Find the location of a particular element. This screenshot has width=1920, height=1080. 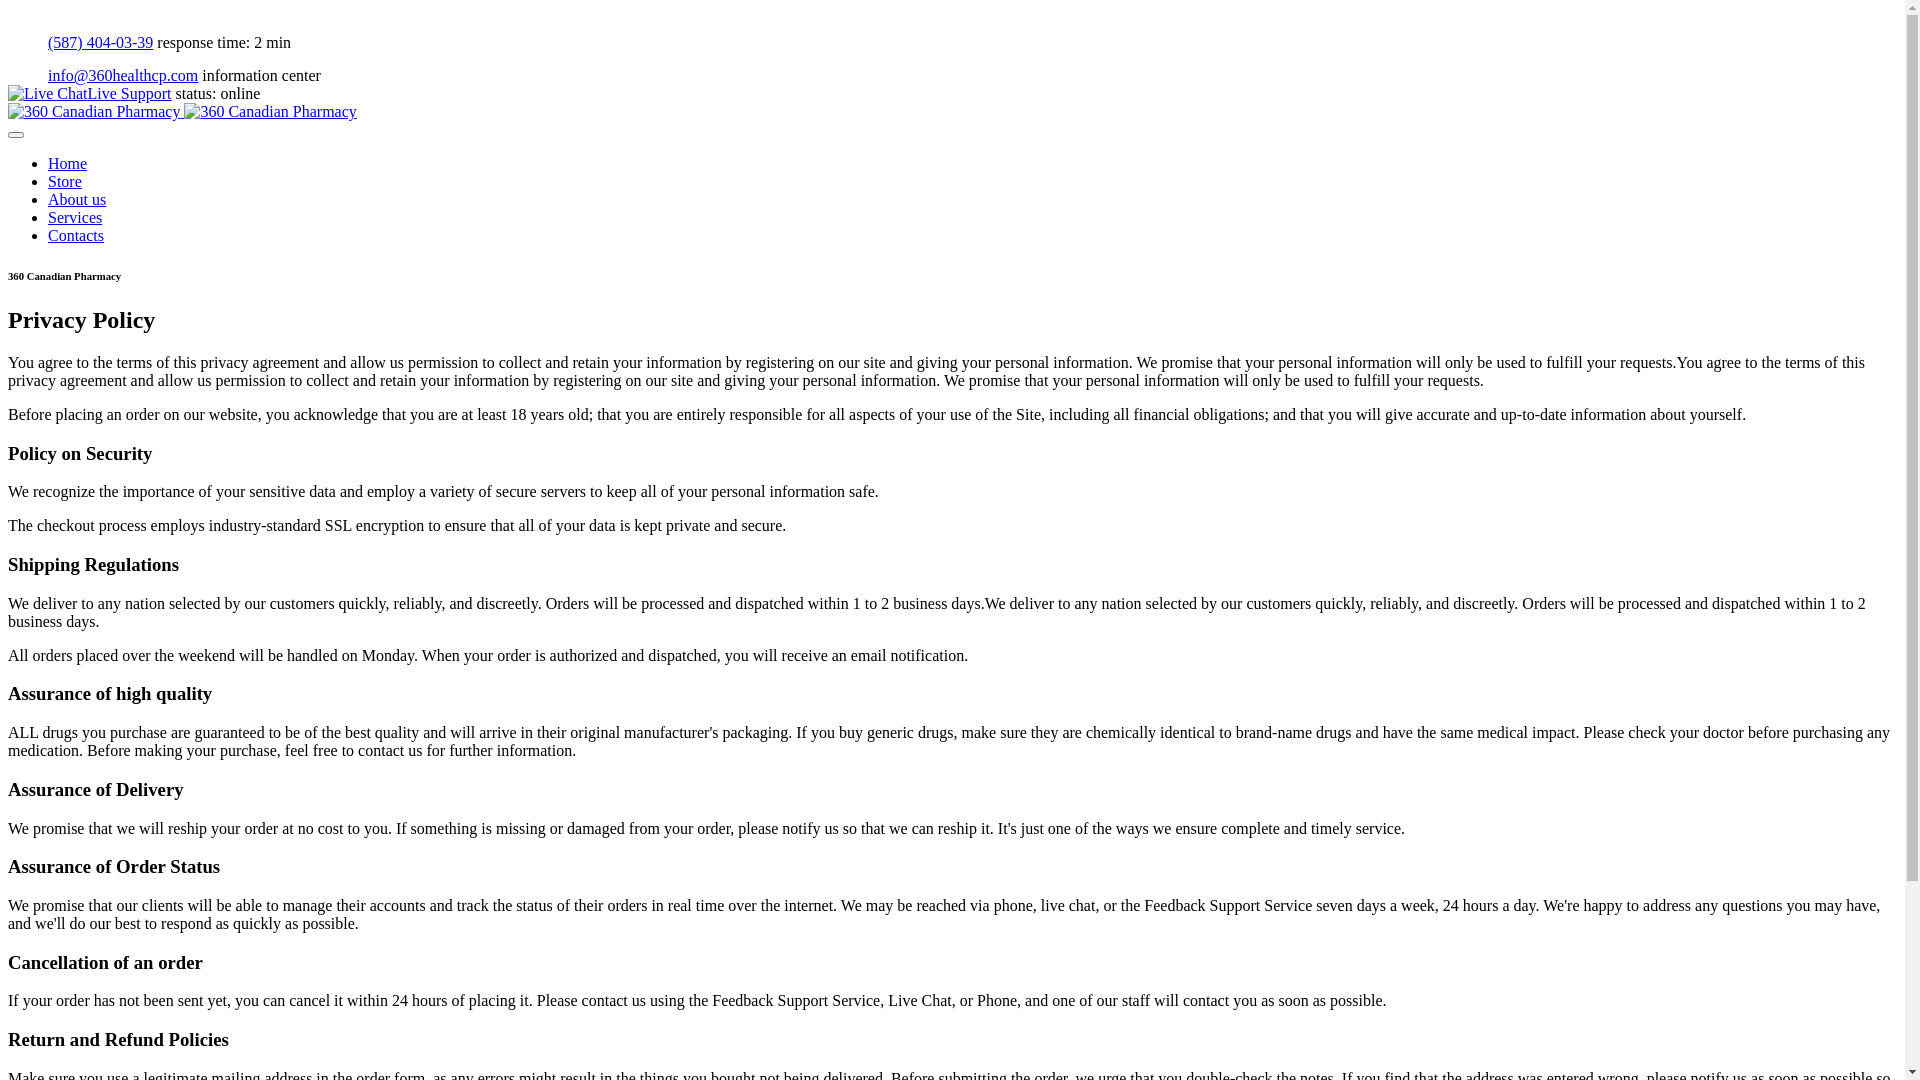

'Live Support' is located at coordinates (89, 93).